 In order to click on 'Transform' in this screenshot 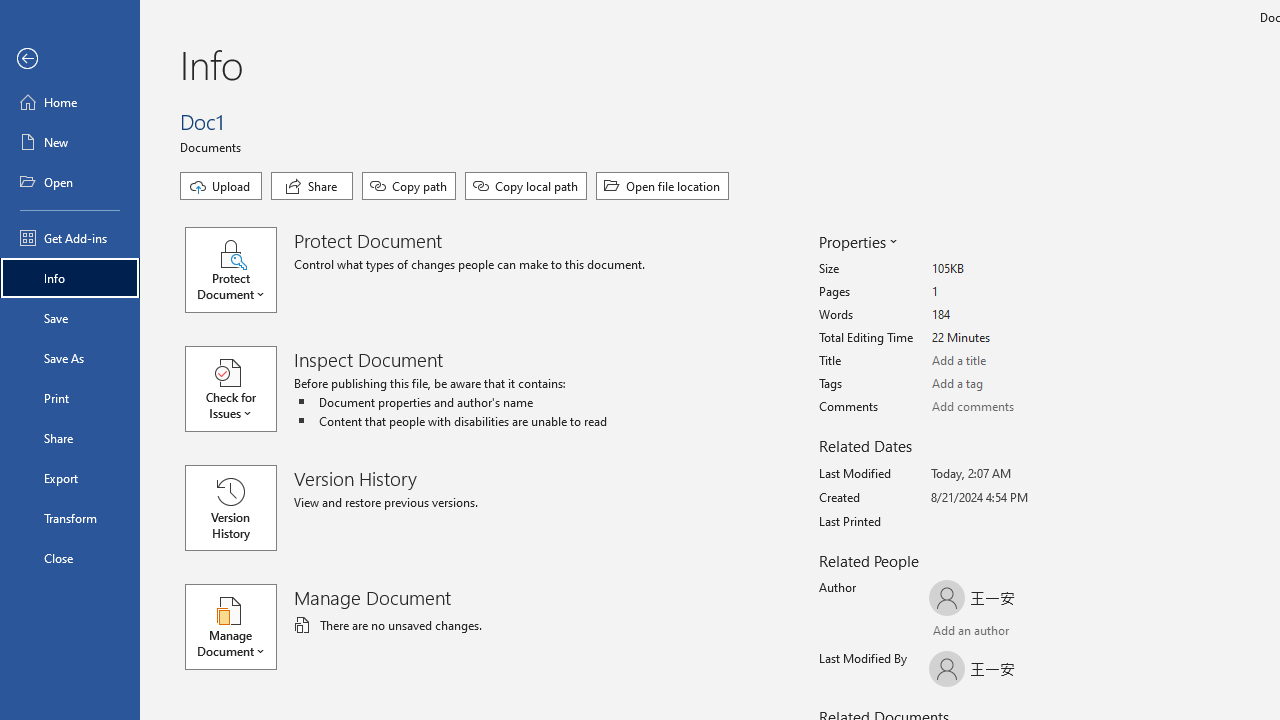, I will do `click(69, 517)`.